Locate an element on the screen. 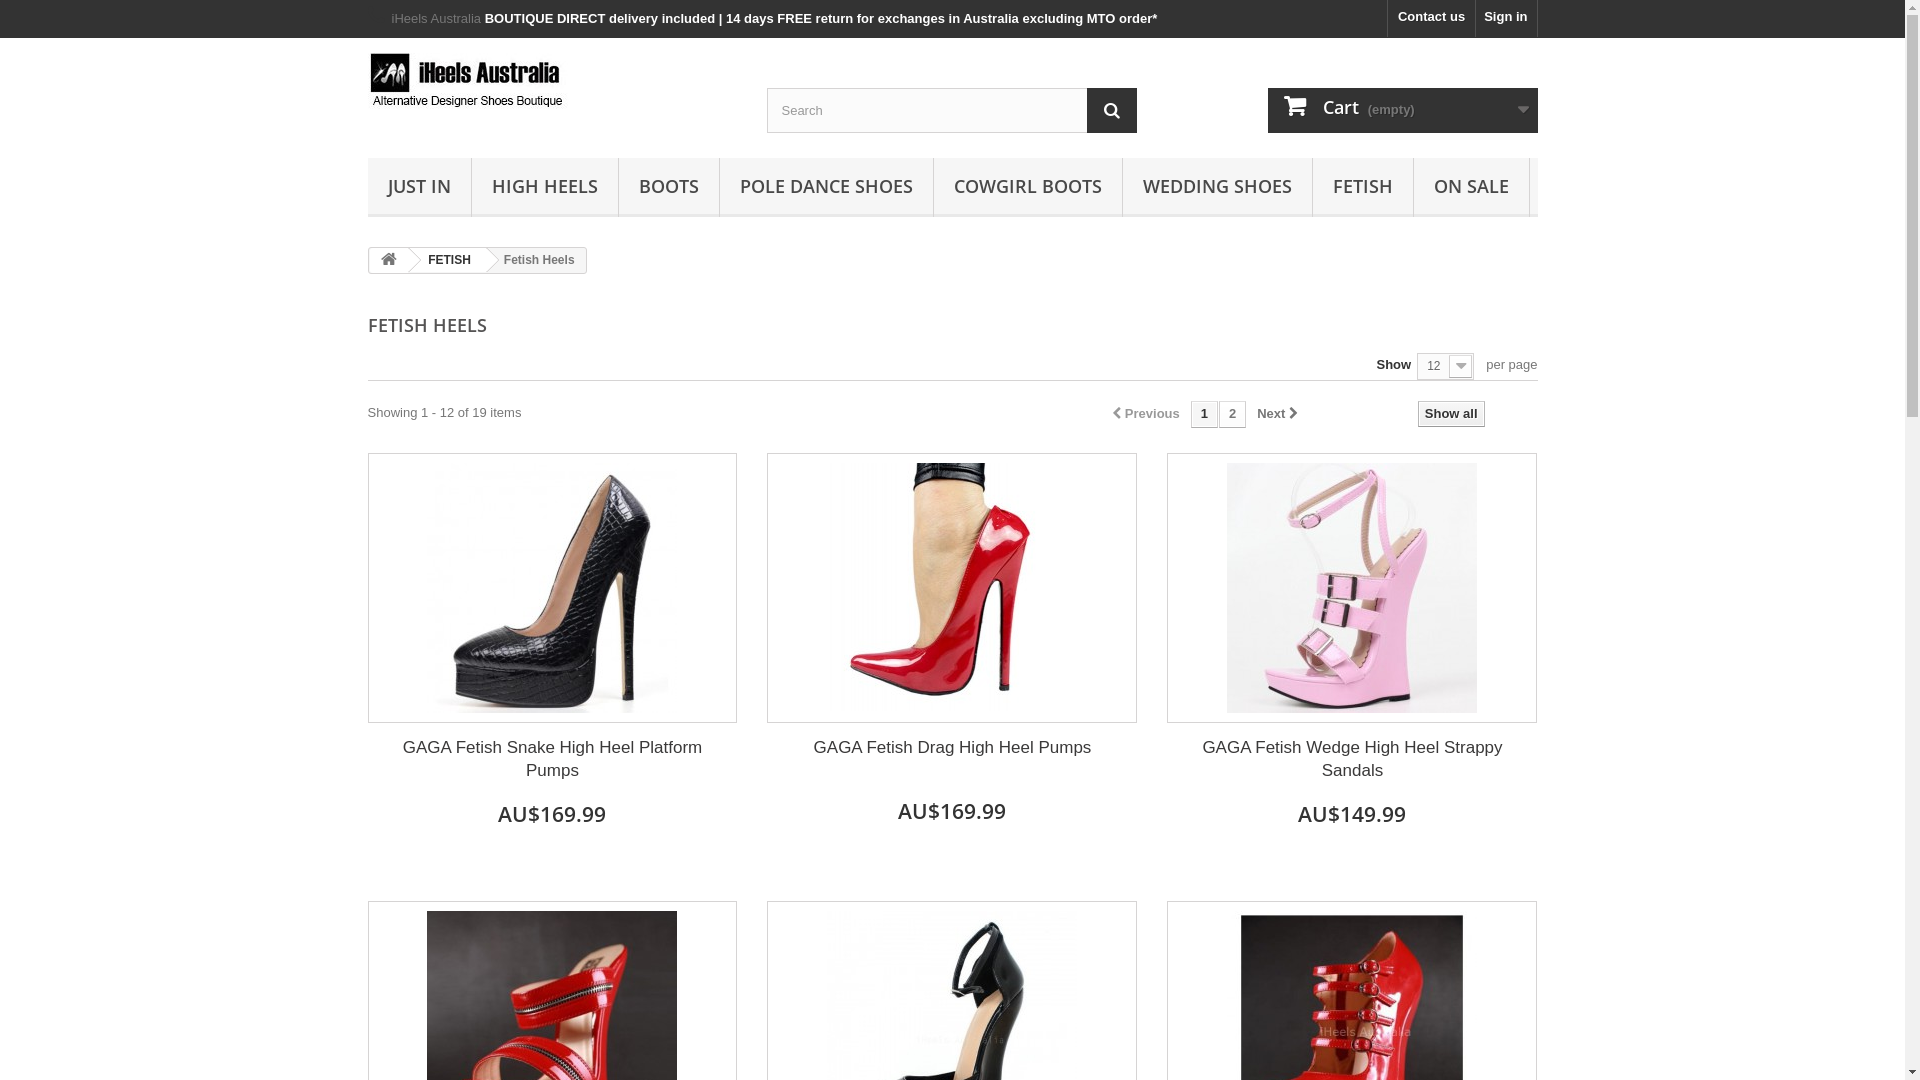  '2' is located at coordinates (1231, 413).